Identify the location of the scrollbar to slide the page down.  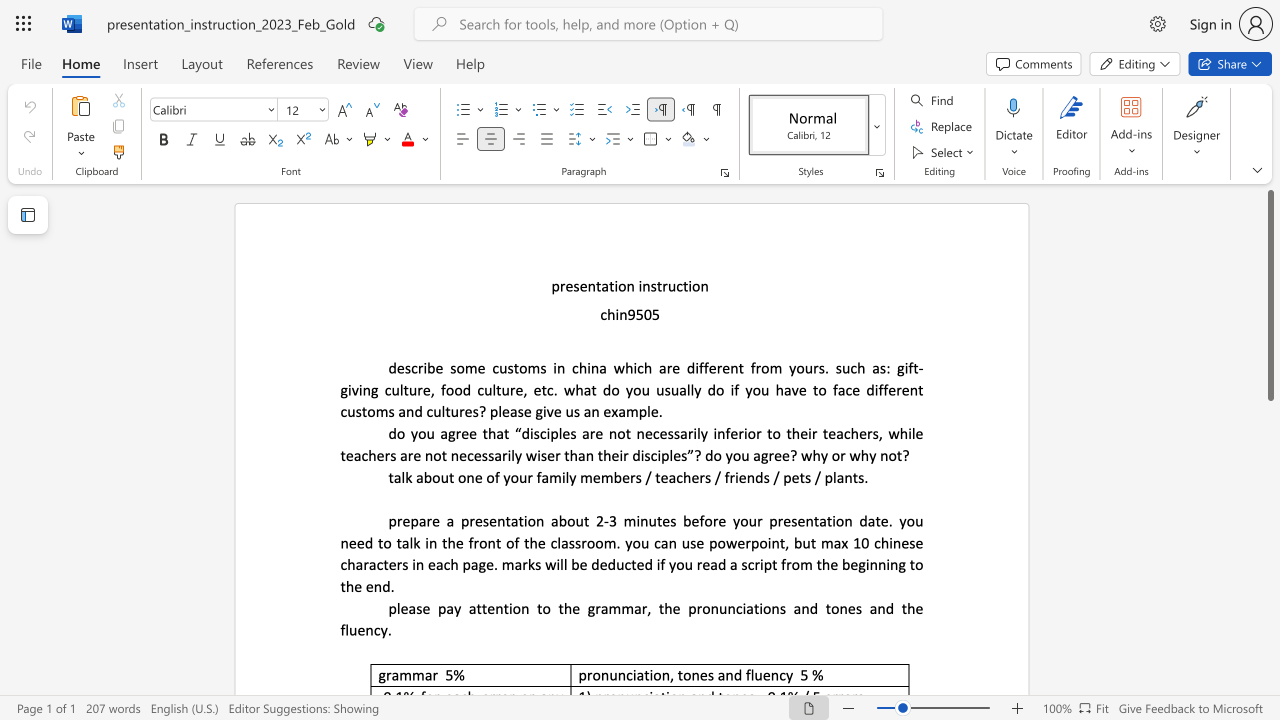
(1269, 490).